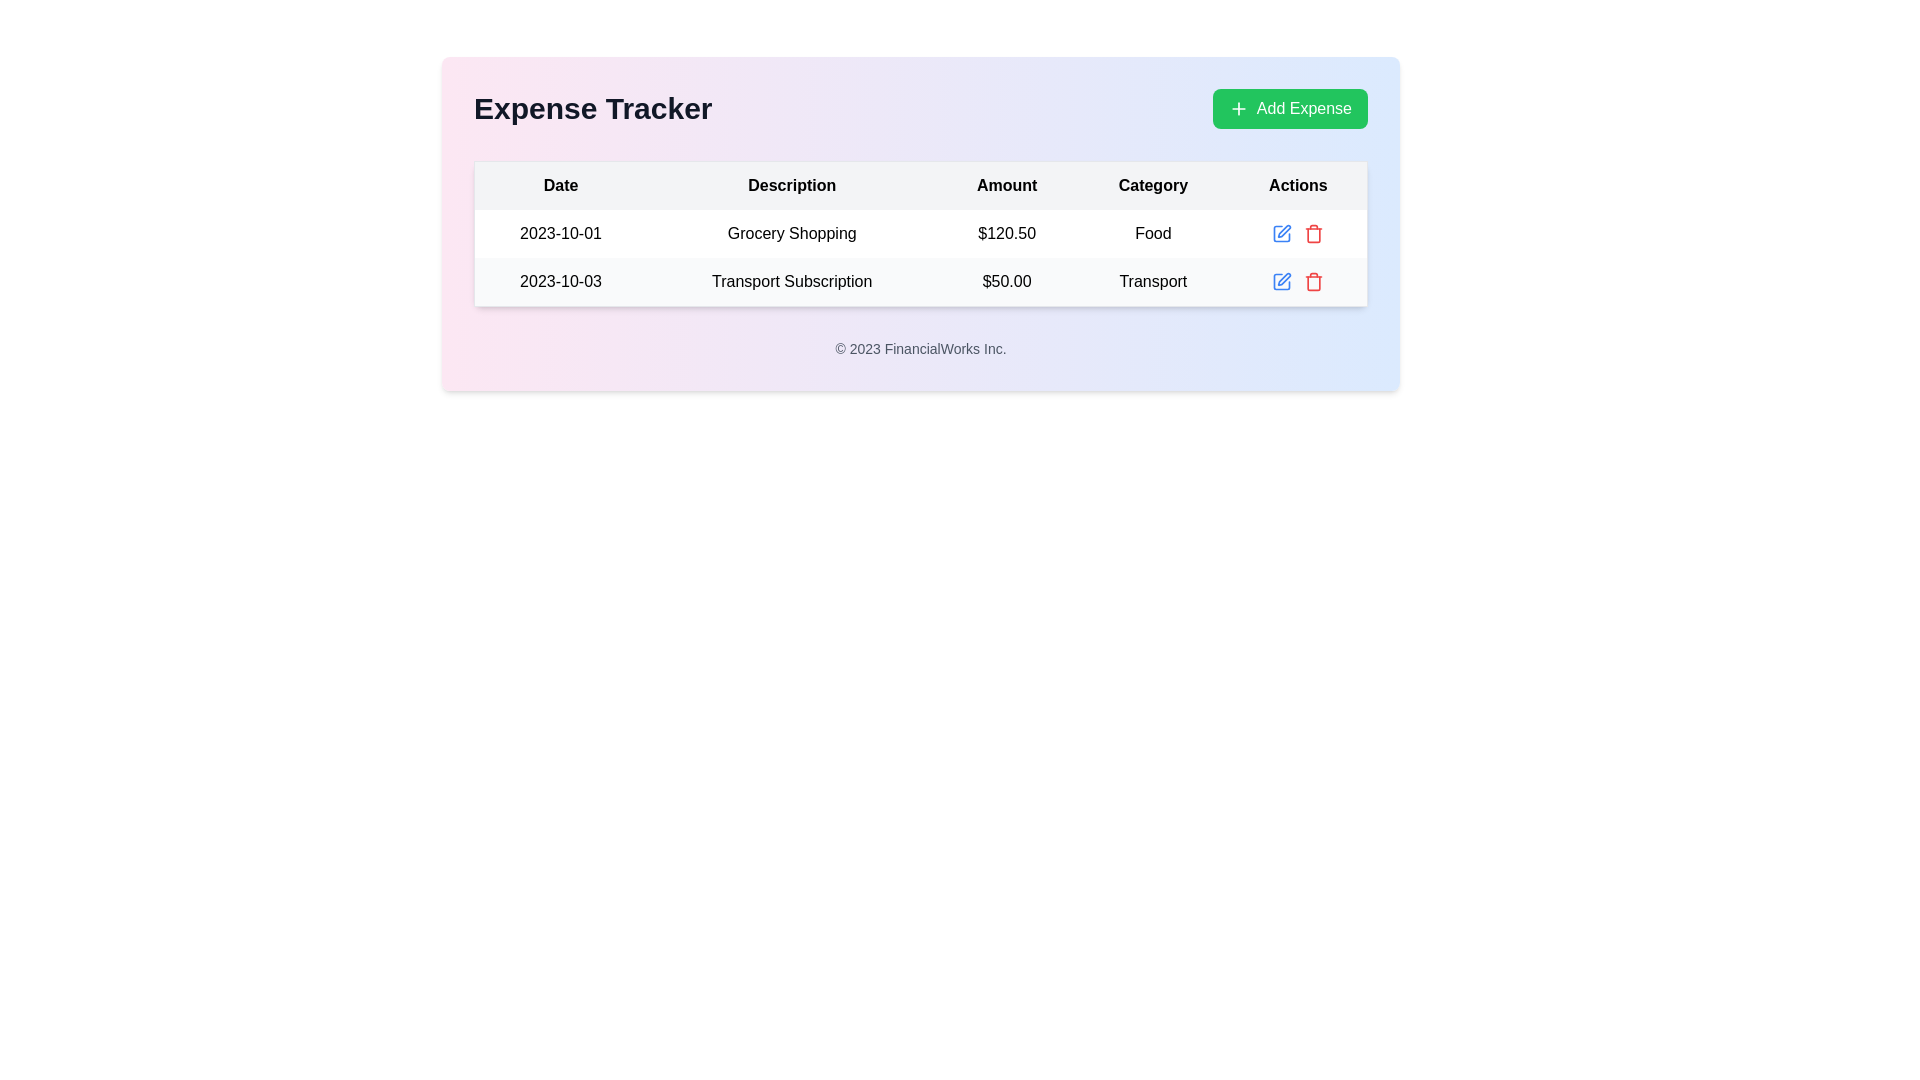  What do you see at coordinates (920, 281) in the screenshot?
I see `the second row of the expense tracker table` at bounding box center [920, 281].